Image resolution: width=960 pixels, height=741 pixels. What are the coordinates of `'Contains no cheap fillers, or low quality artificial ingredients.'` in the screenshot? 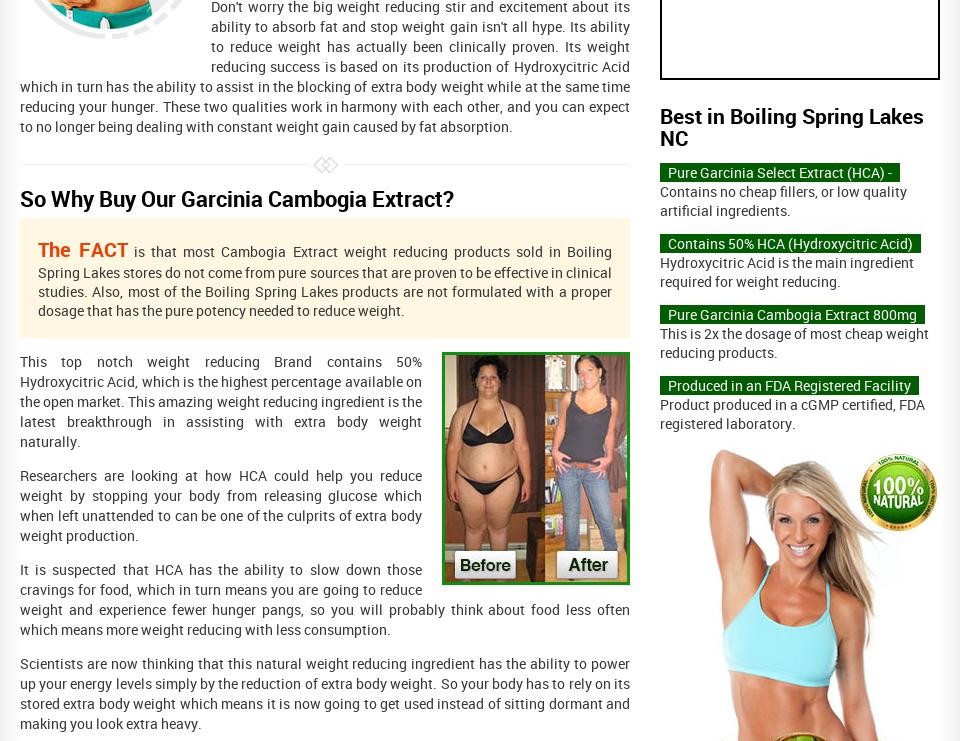 It's located at (783, 201).